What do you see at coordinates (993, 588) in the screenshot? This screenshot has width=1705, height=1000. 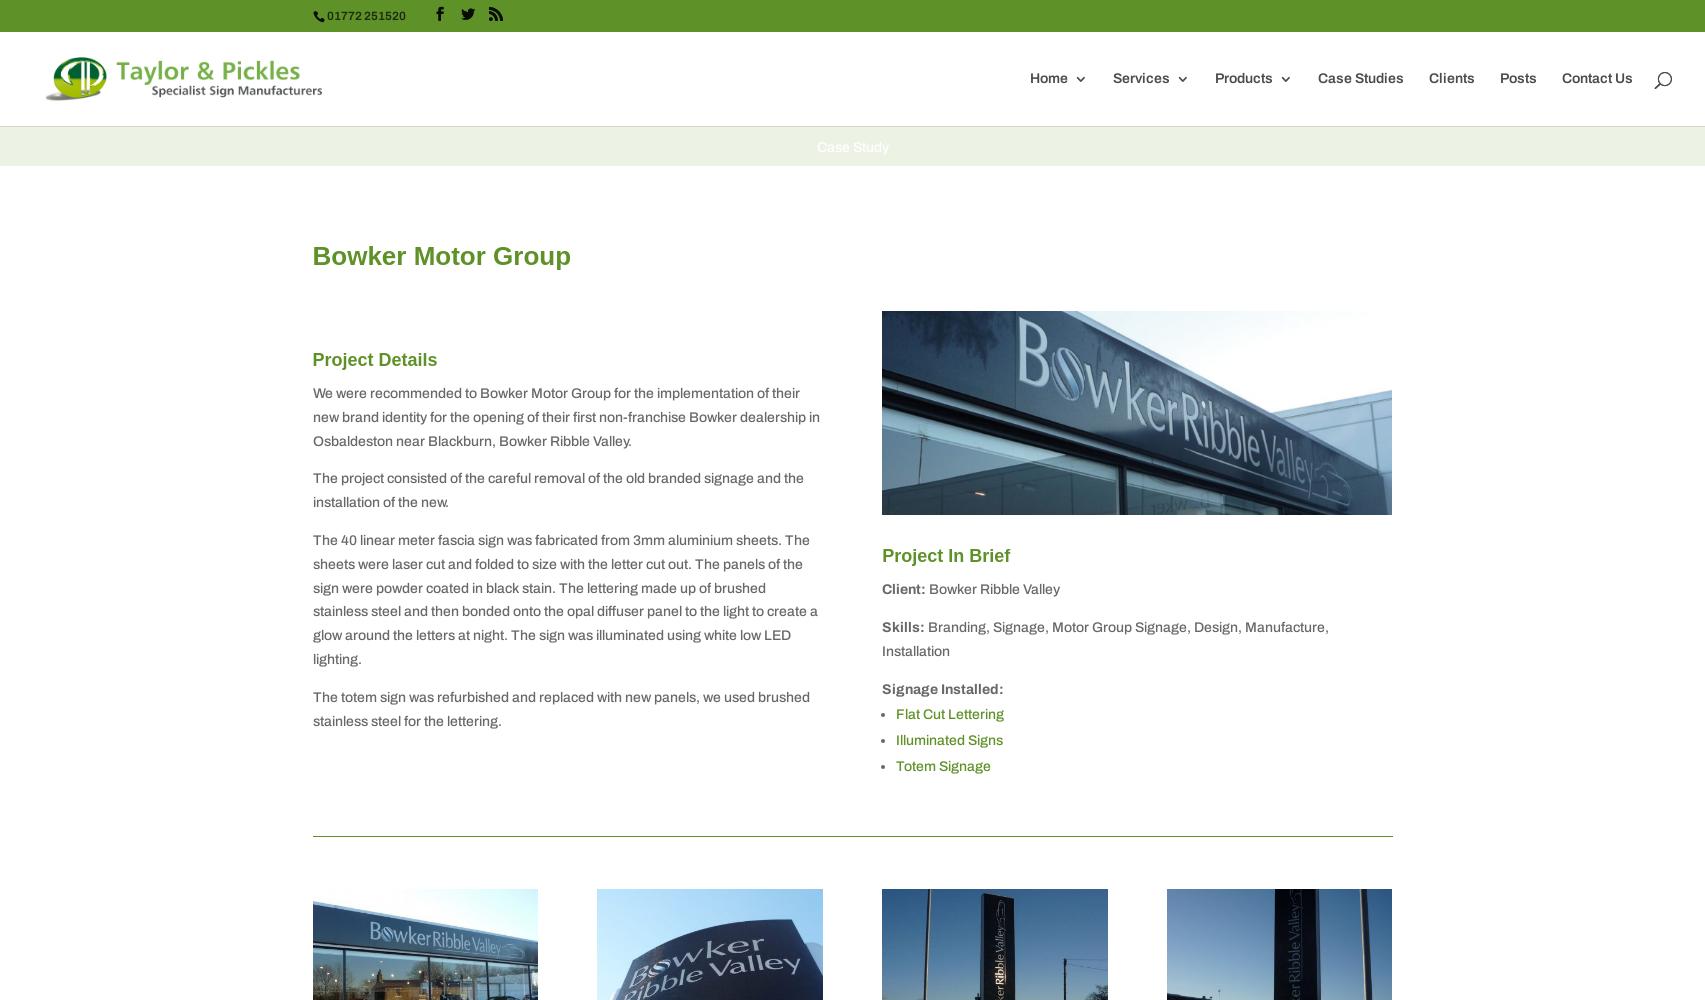 I see `'Bowker Ribble Valley'` at bounding box center [993, 588].